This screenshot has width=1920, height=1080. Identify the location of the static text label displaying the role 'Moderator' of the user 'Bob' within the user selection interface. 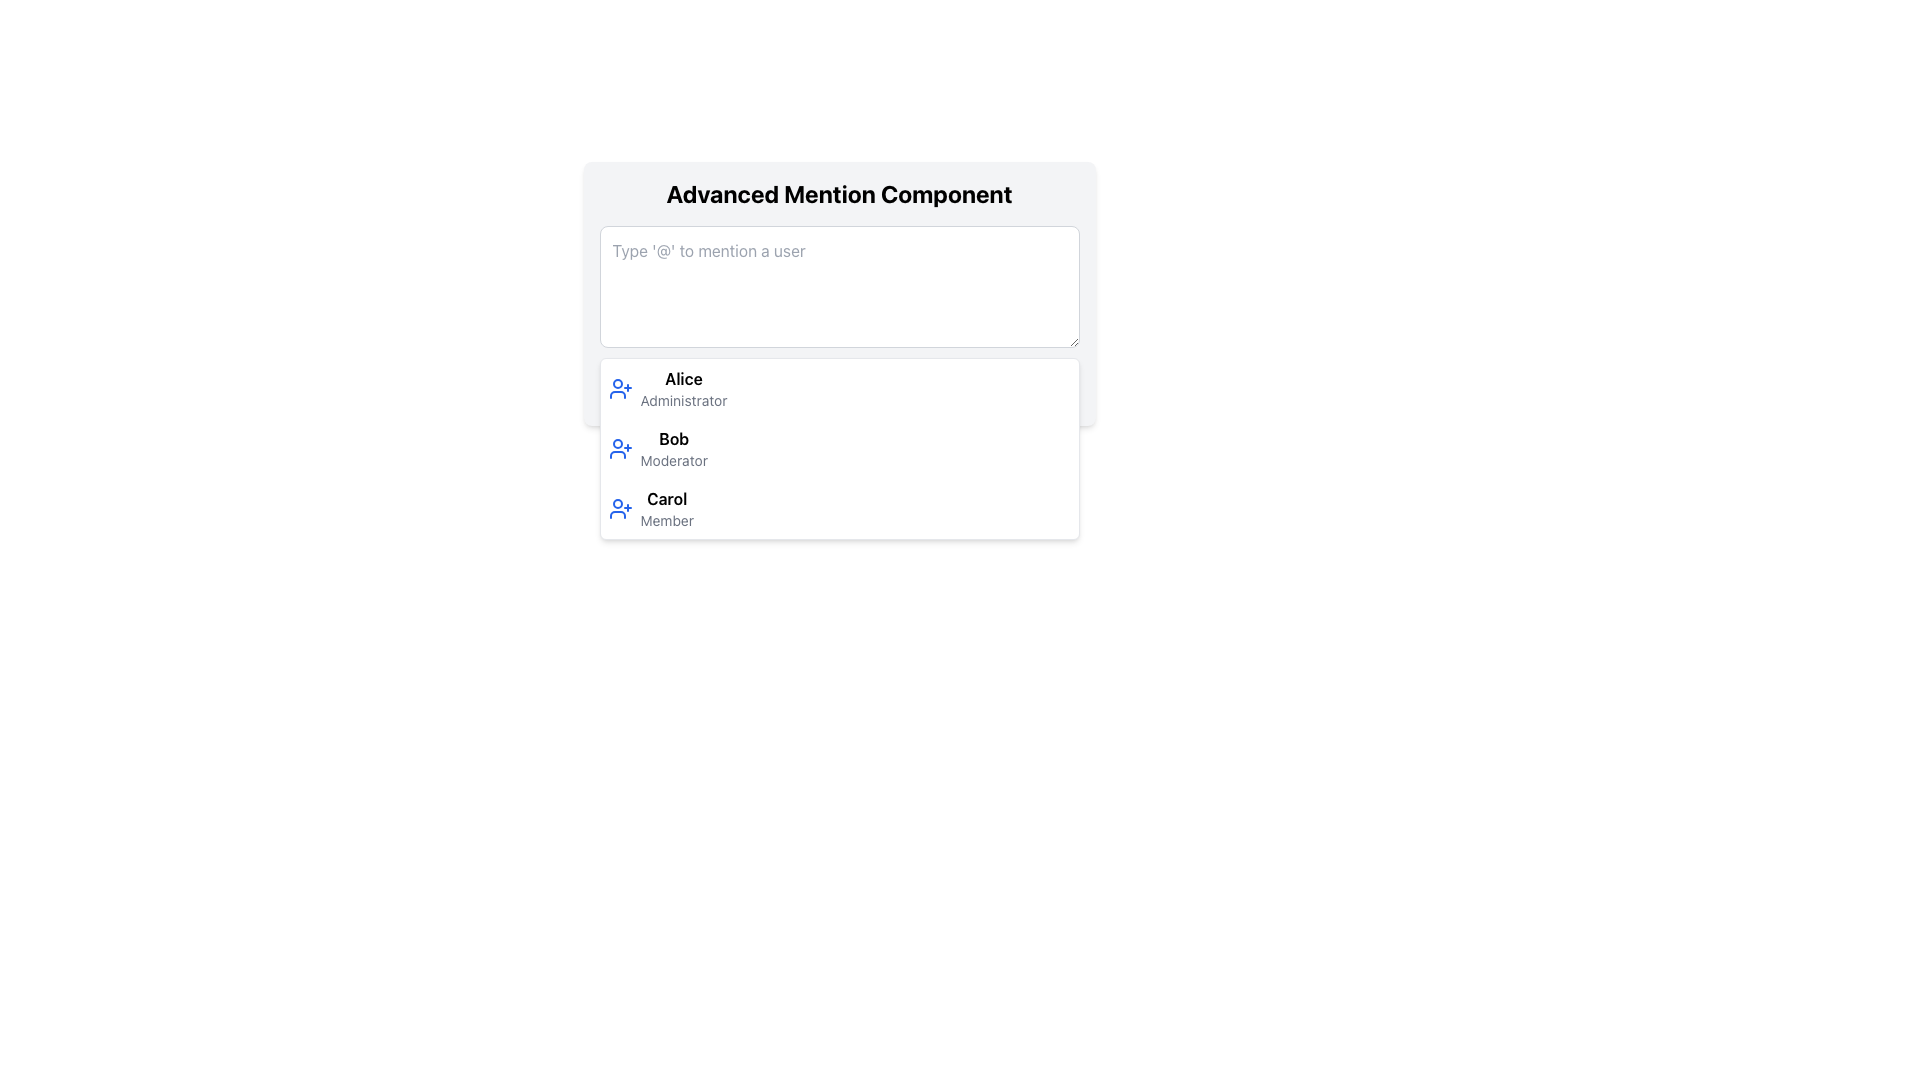
(674, 461).